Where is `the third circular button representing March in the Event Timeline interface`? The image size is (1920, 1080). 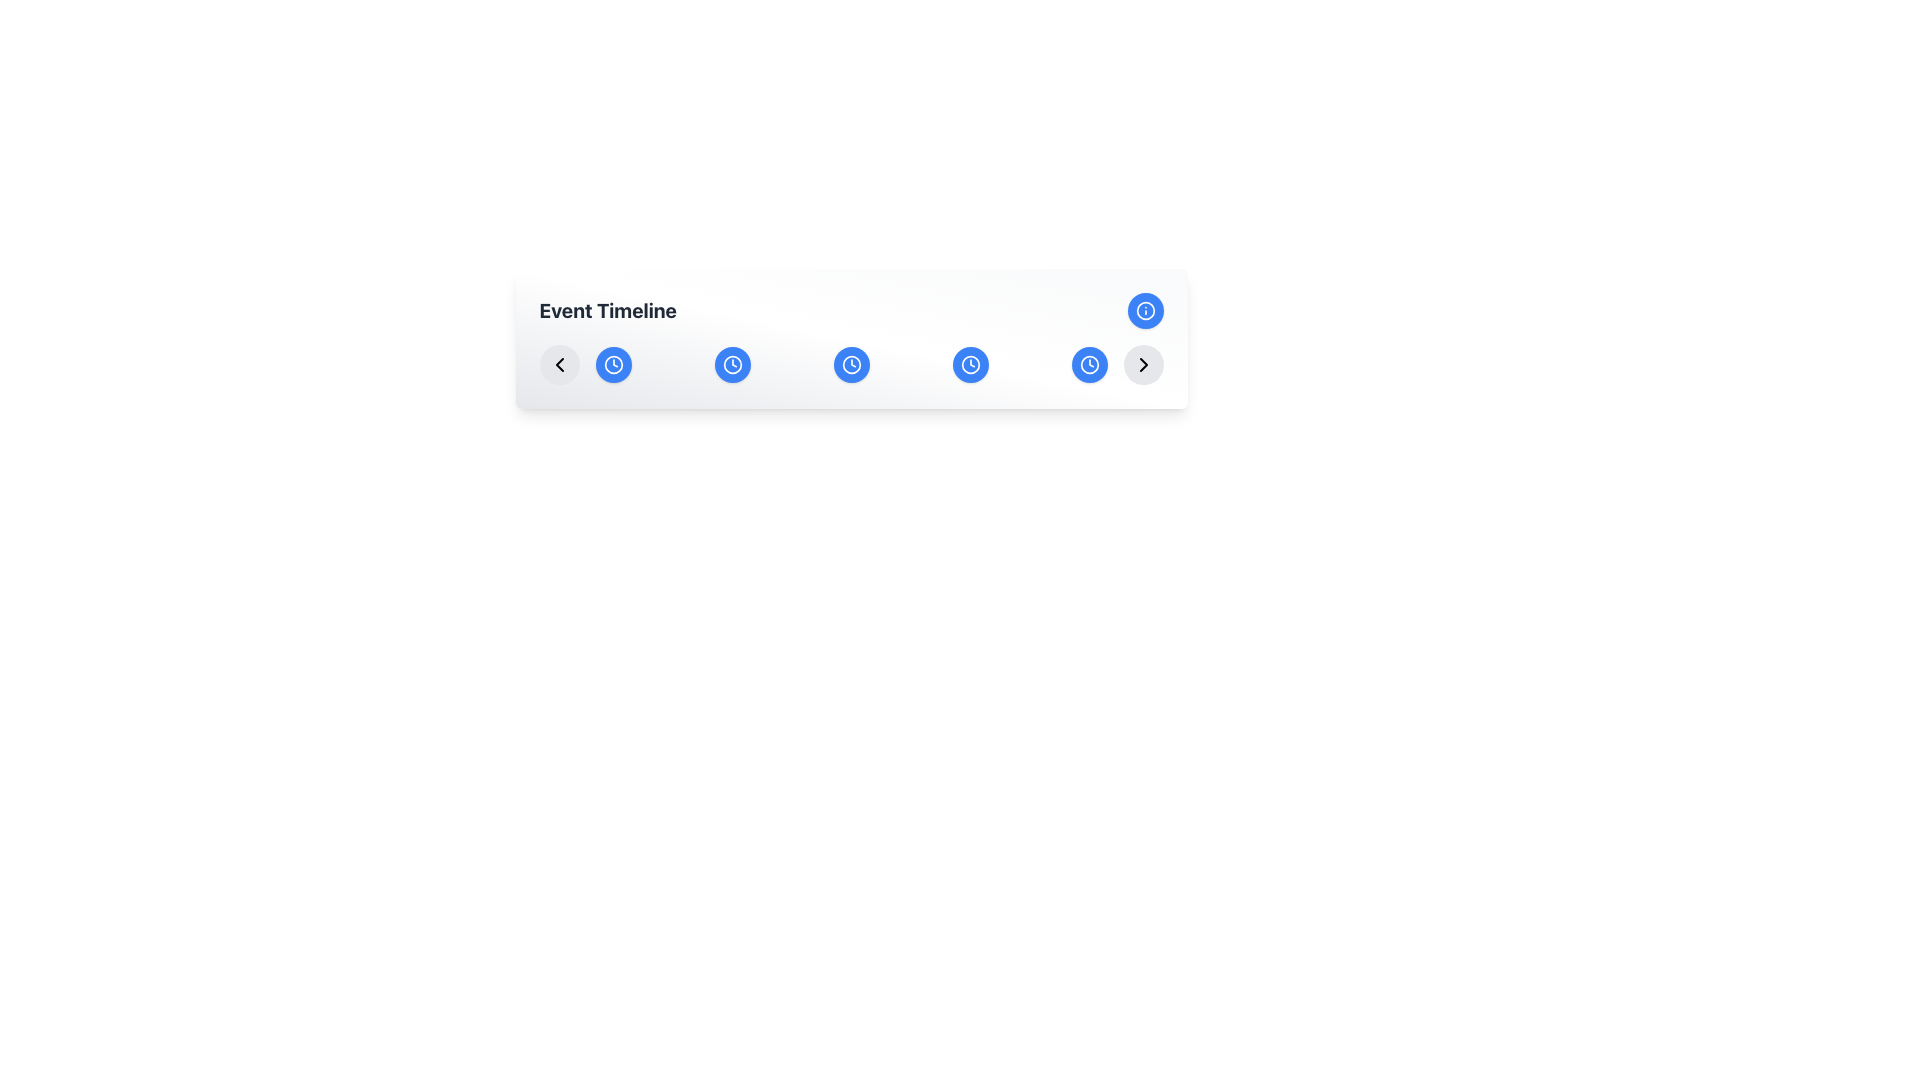 the third circular button representing March in the Event Timeline interface is located at coordinates (851, 365).